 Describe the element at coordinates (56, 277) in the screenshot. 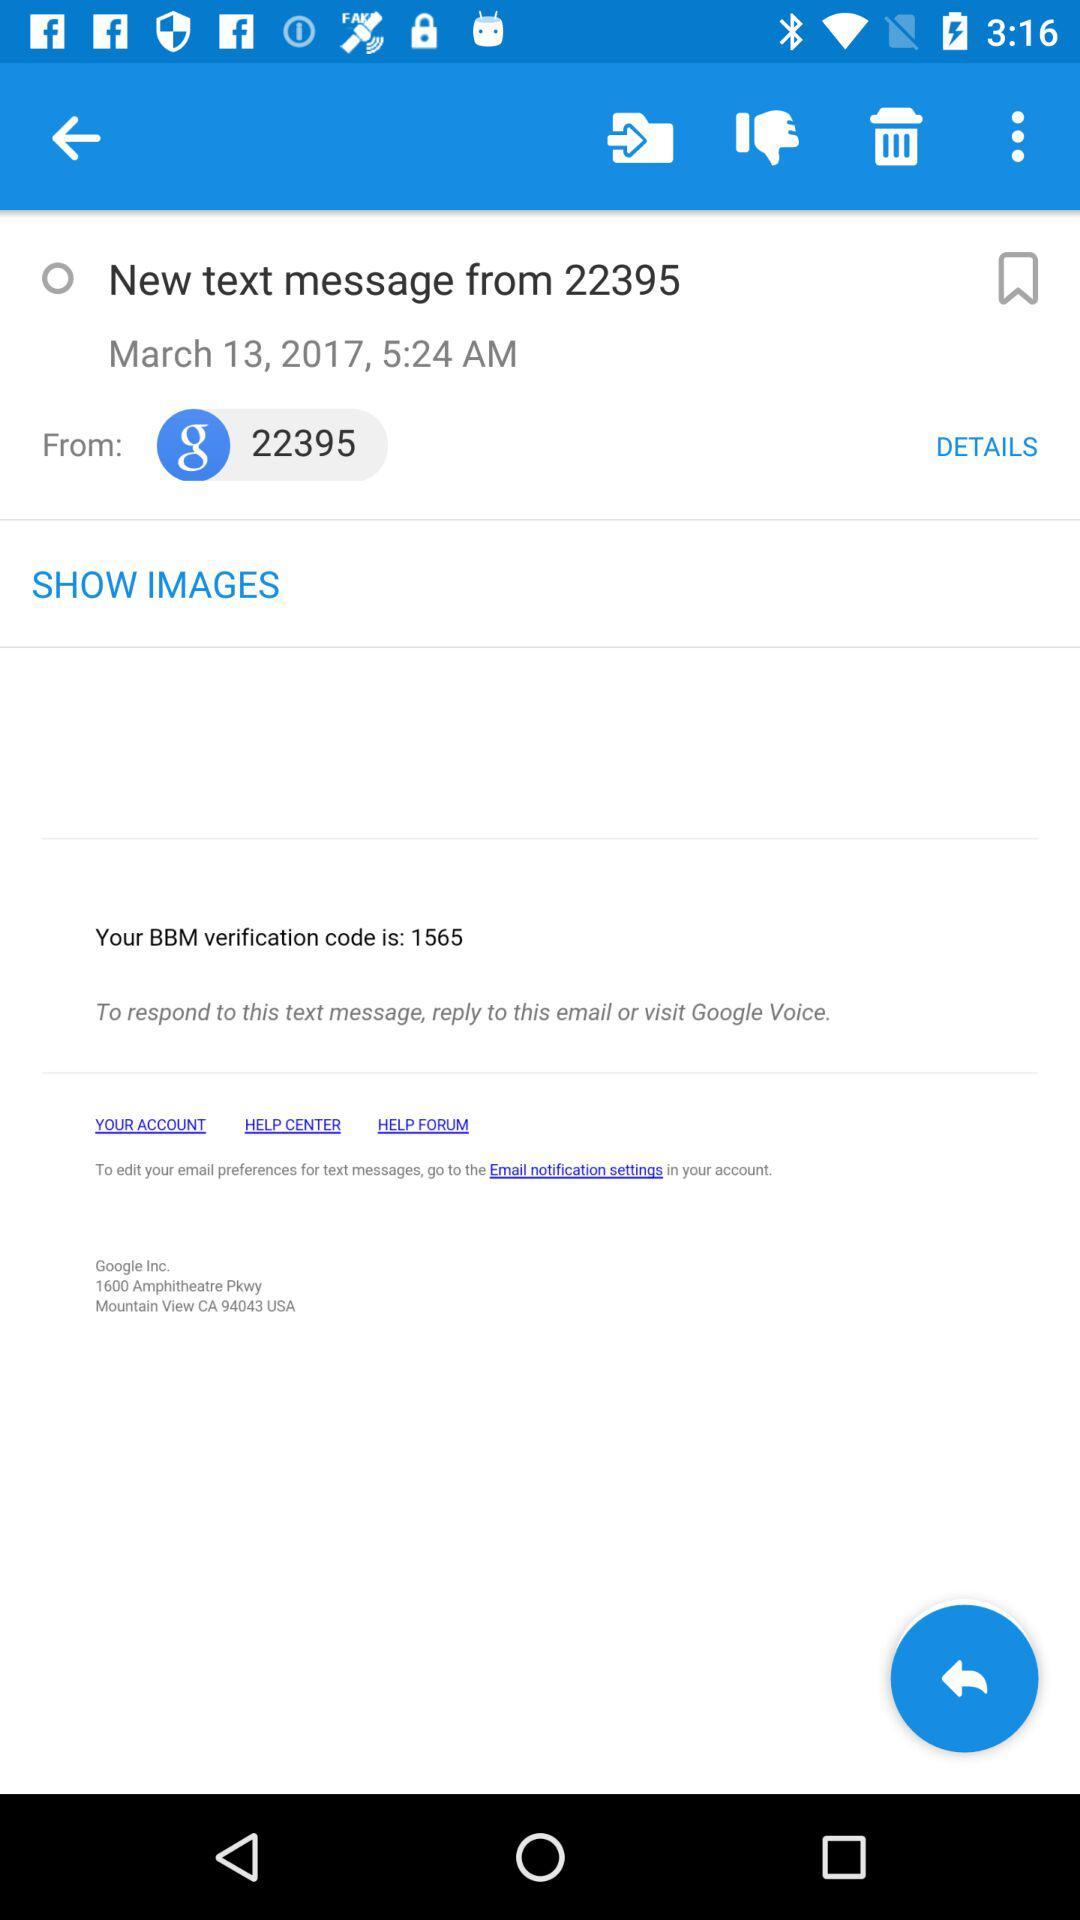

I see `tybe the meaage` at that location.